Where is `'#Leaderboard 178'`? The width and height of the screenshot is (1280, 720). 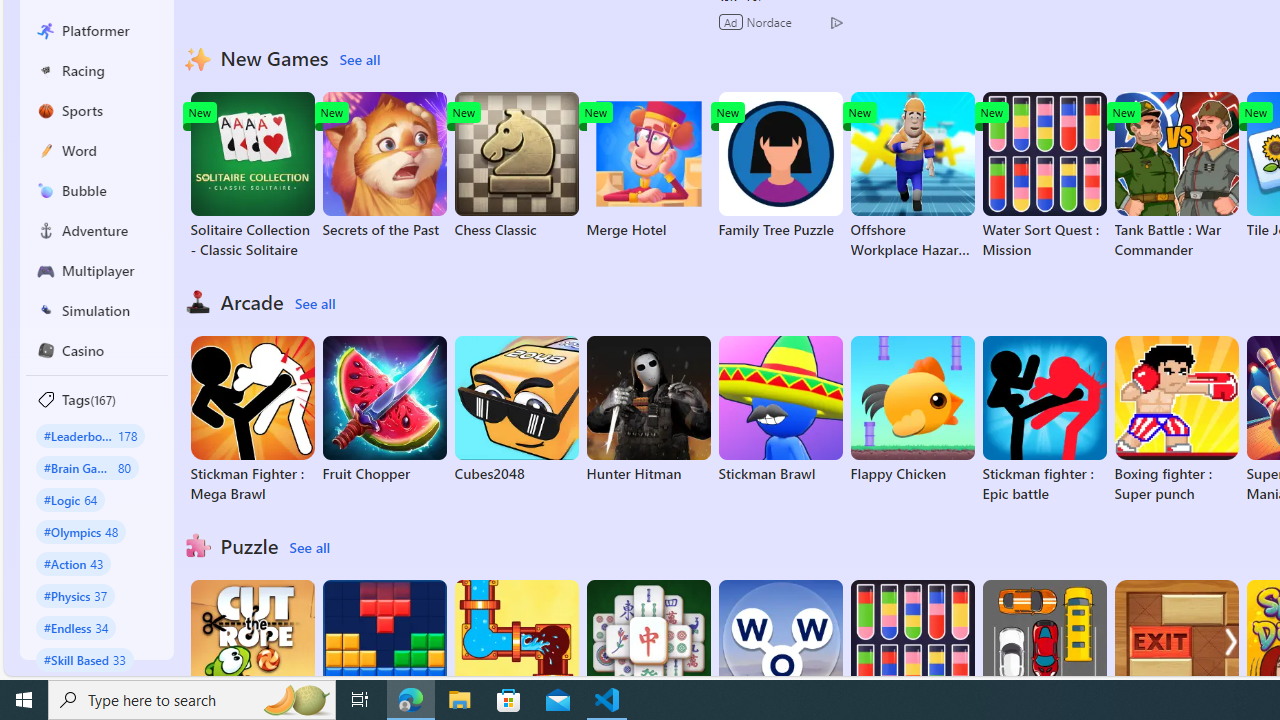 '#Leaderboard 178' is located at coordinates (89, 434).